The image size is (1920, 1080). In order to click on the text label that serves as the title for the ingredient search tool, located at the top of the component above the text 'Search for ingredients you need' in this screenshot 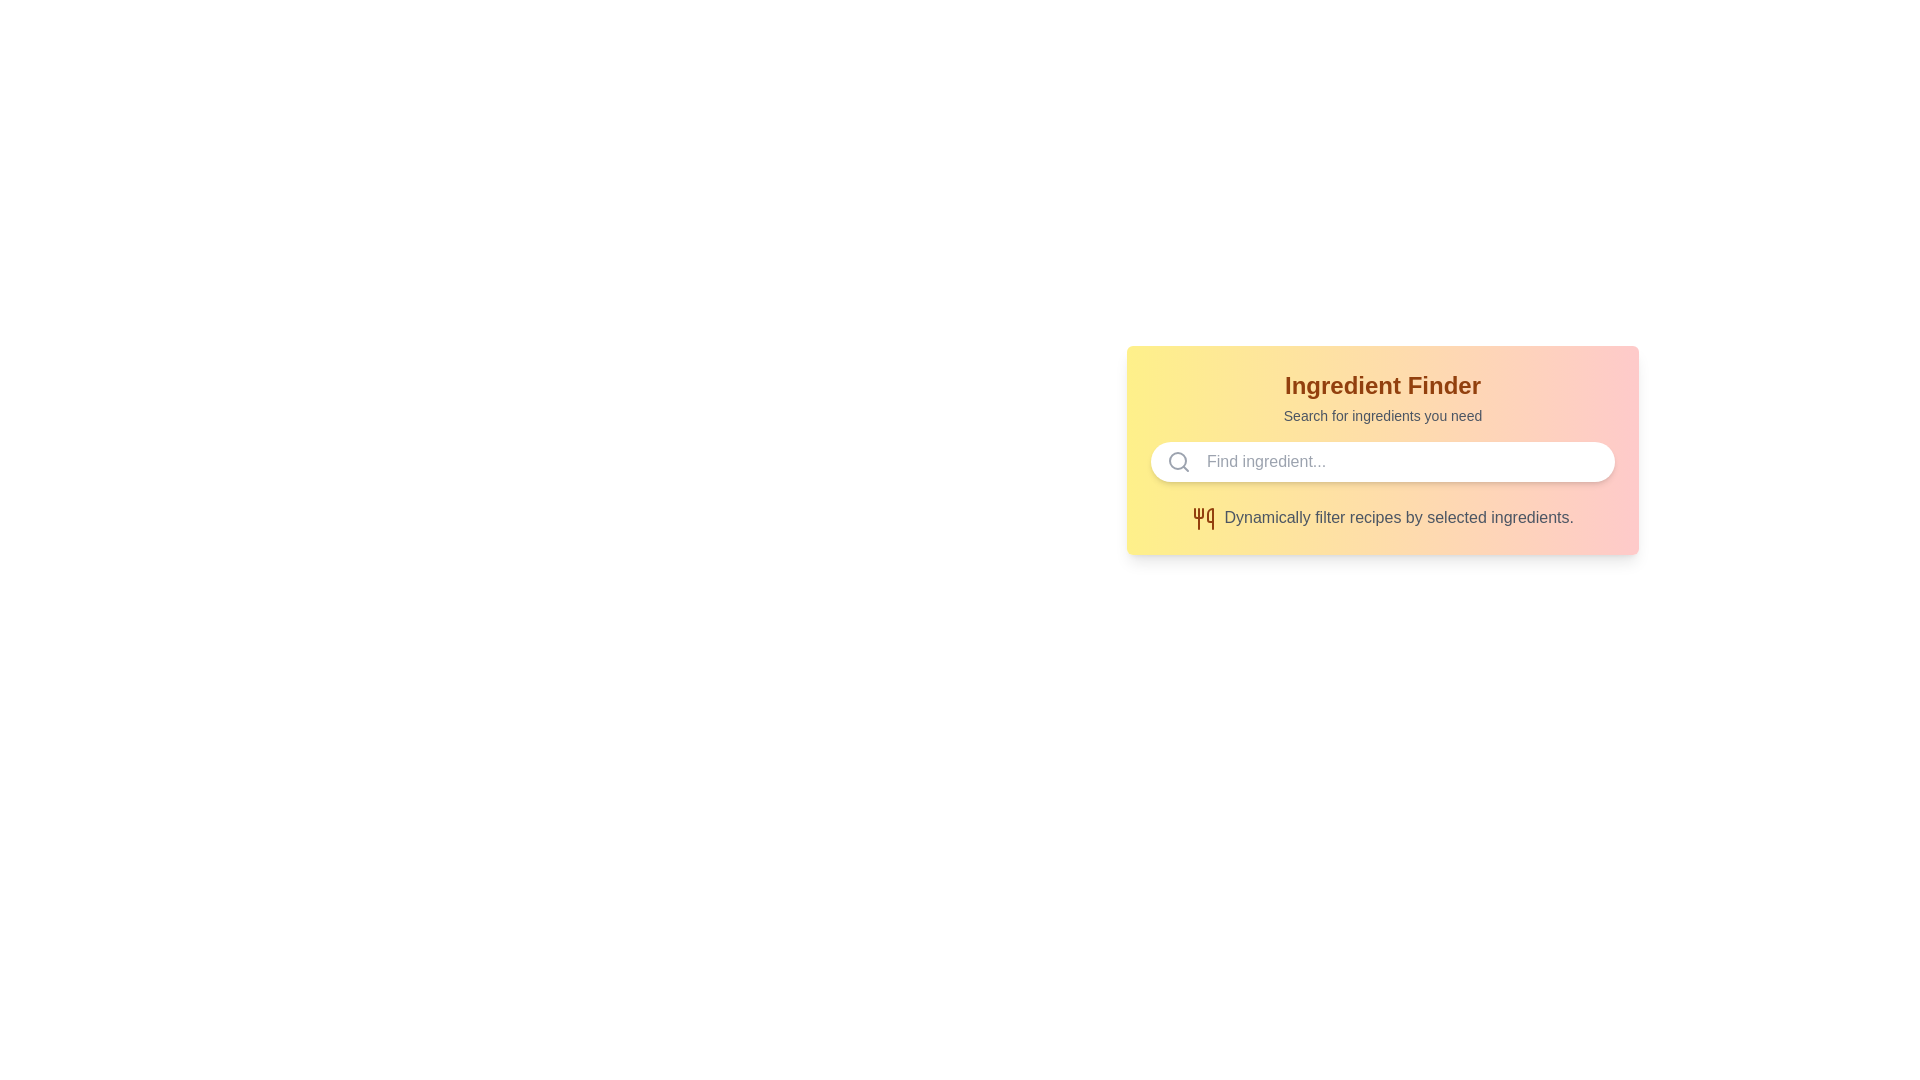, I will do `click(1381, 385)`.